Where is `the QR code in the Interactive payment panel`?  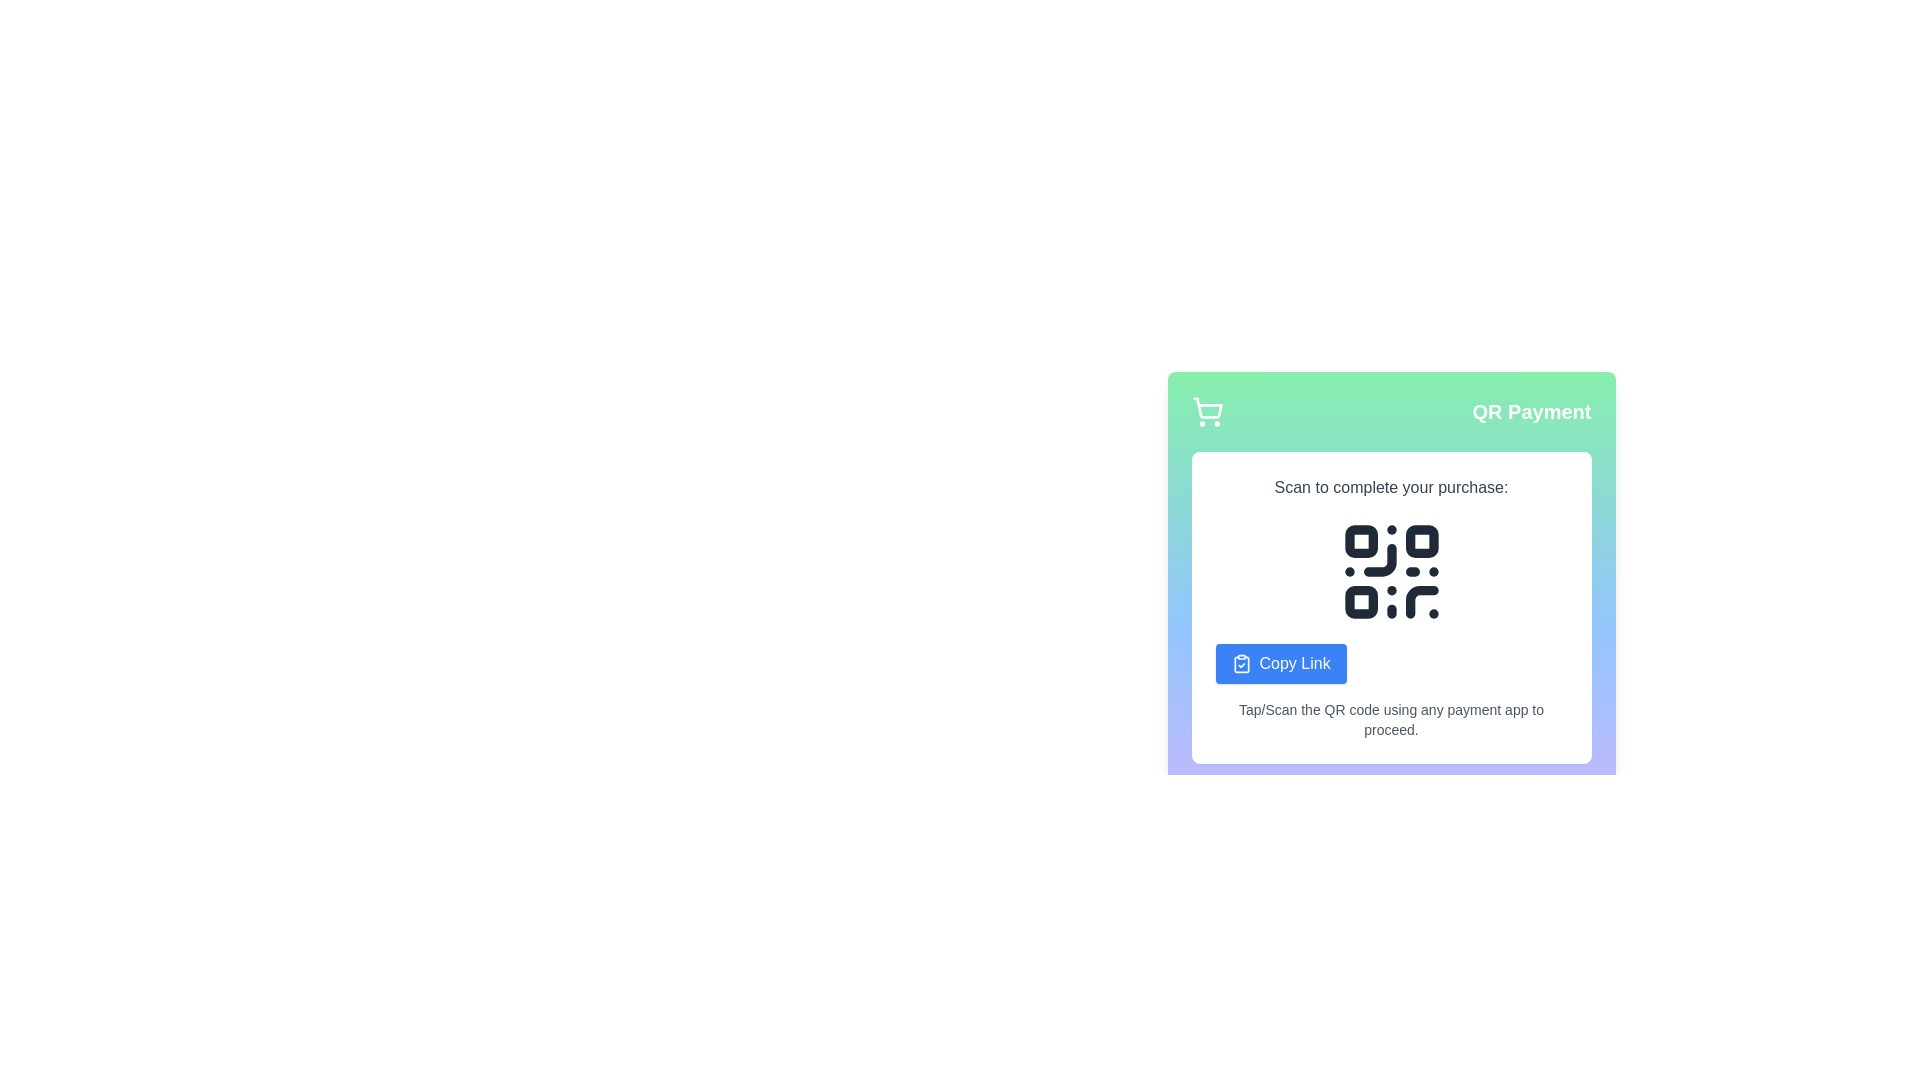 the QR code in the Interactive payment panel is located at coordinates (1390, 561).